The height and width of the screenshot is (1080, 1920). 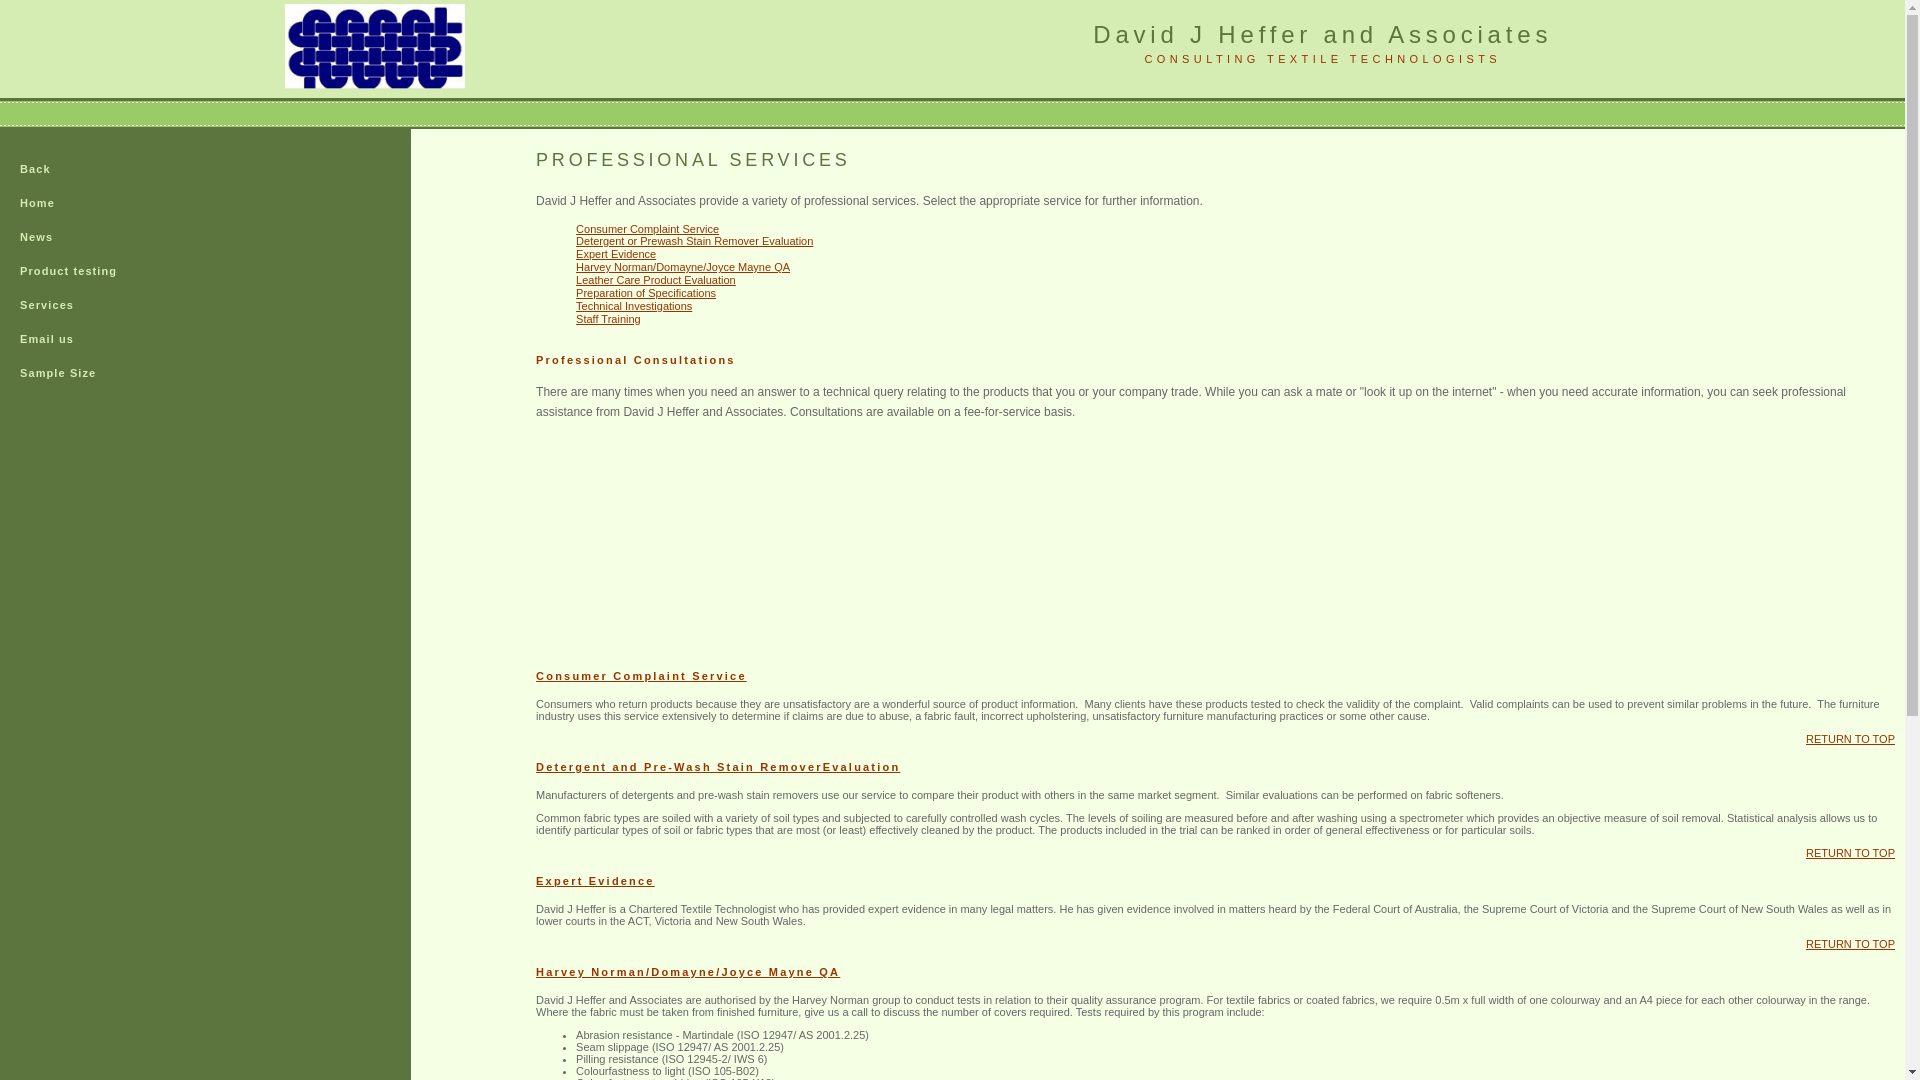 I want to click on 'Services', so click(x=81, y=305).